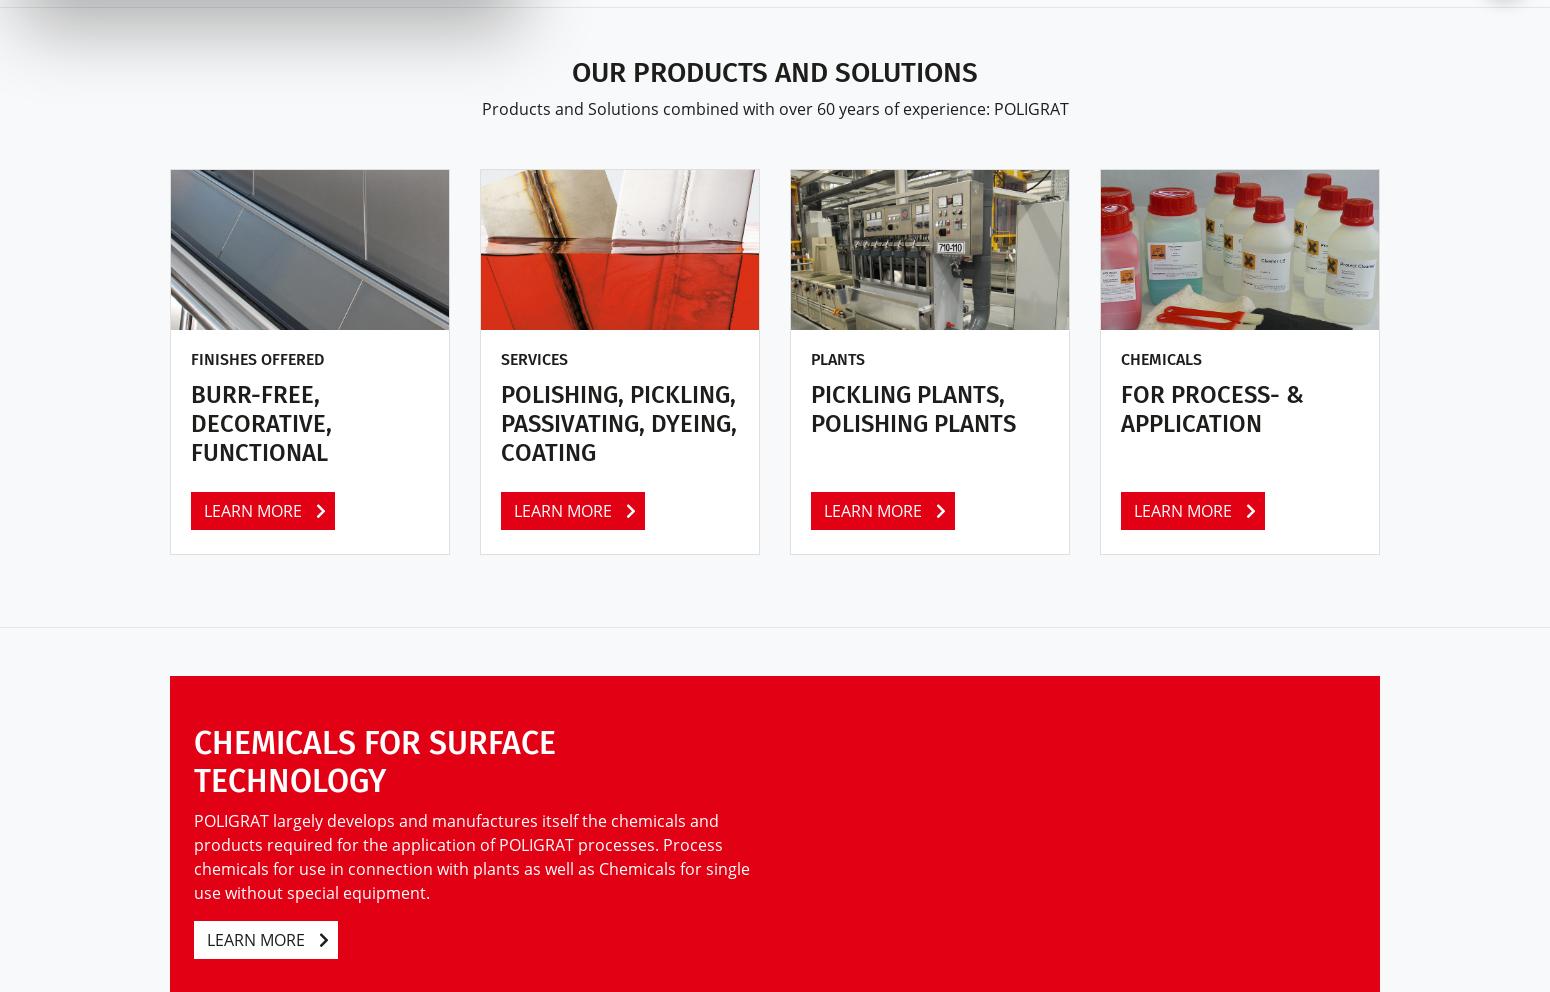 Image resolution: width=1550 pixels, height=992 pixels. Describe the element at coordinates (261, 422) in the screenshot. I see `'Burr-free, Decorative, Functional'` at that location.